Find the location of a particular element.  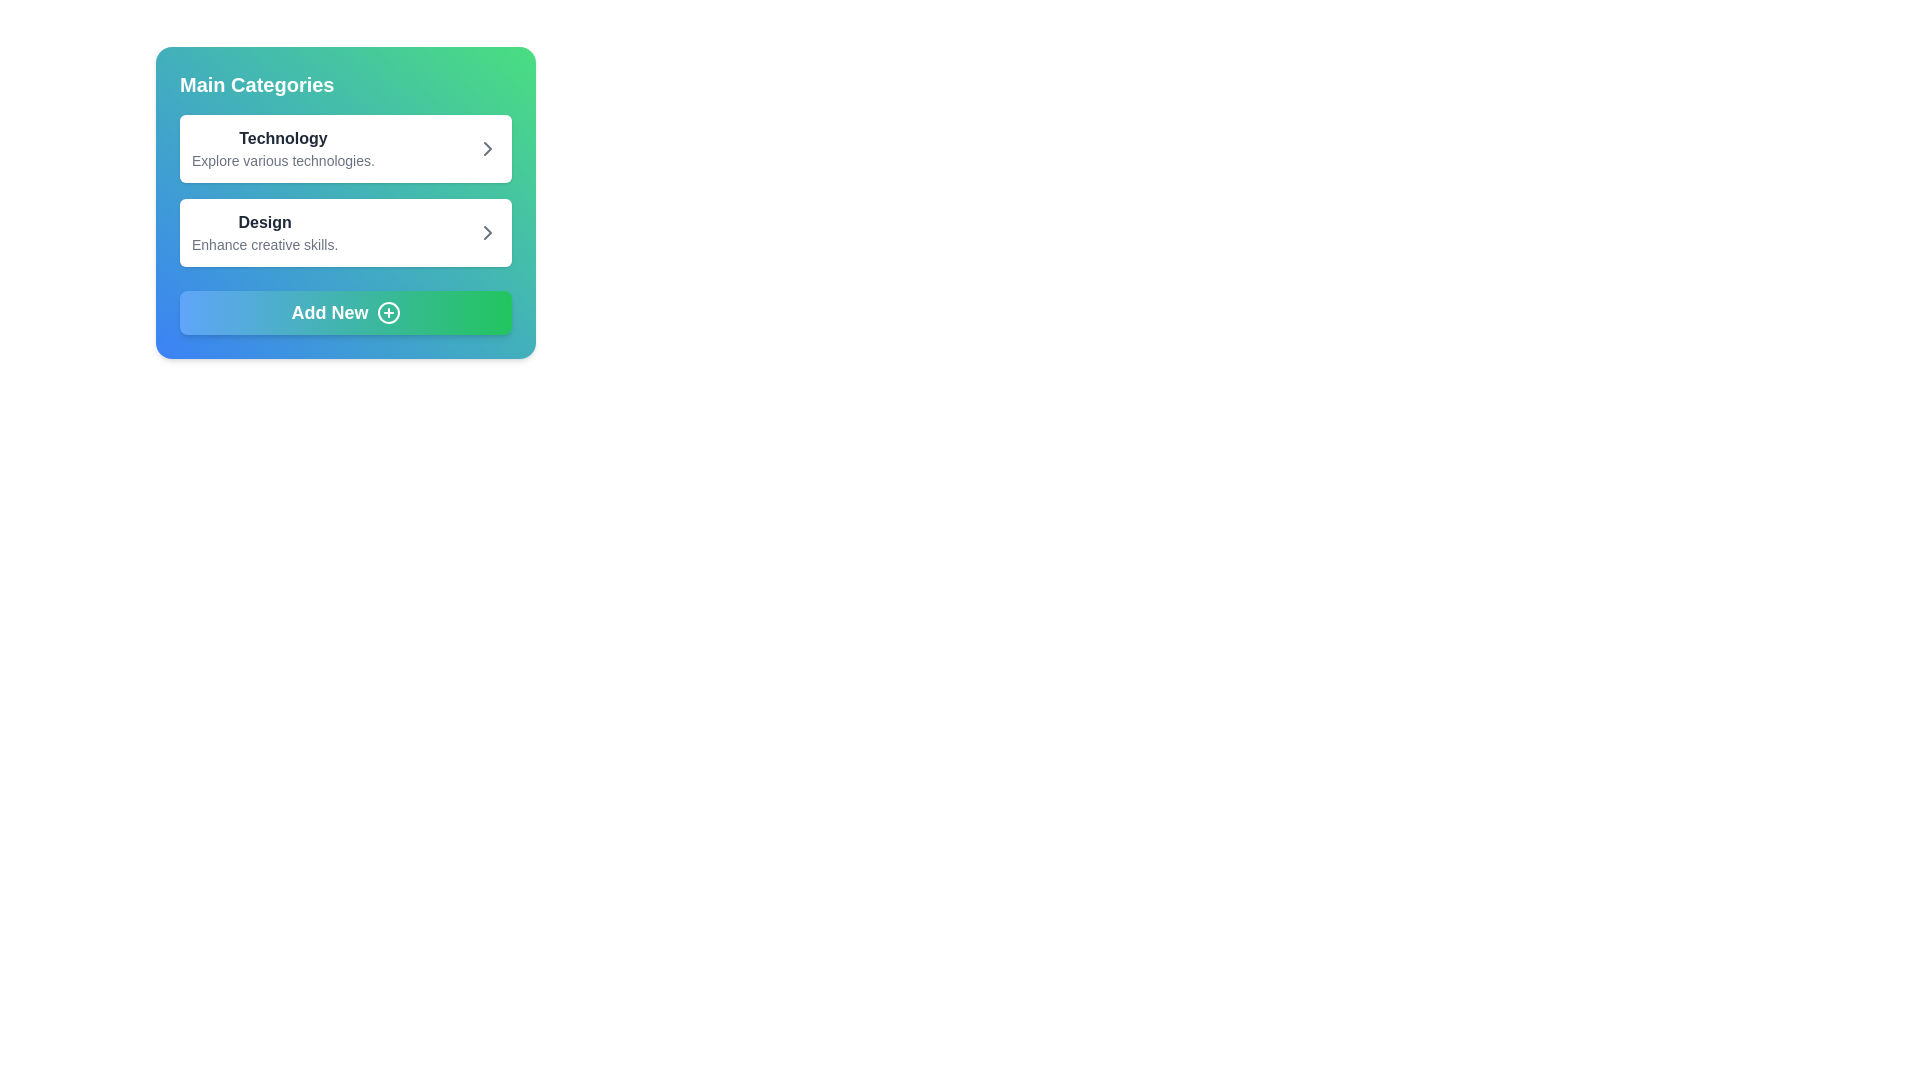

the 'Technology' text-based menu item, which is the first item in the 'Main Categories' card is located at coordinates (282, 148).